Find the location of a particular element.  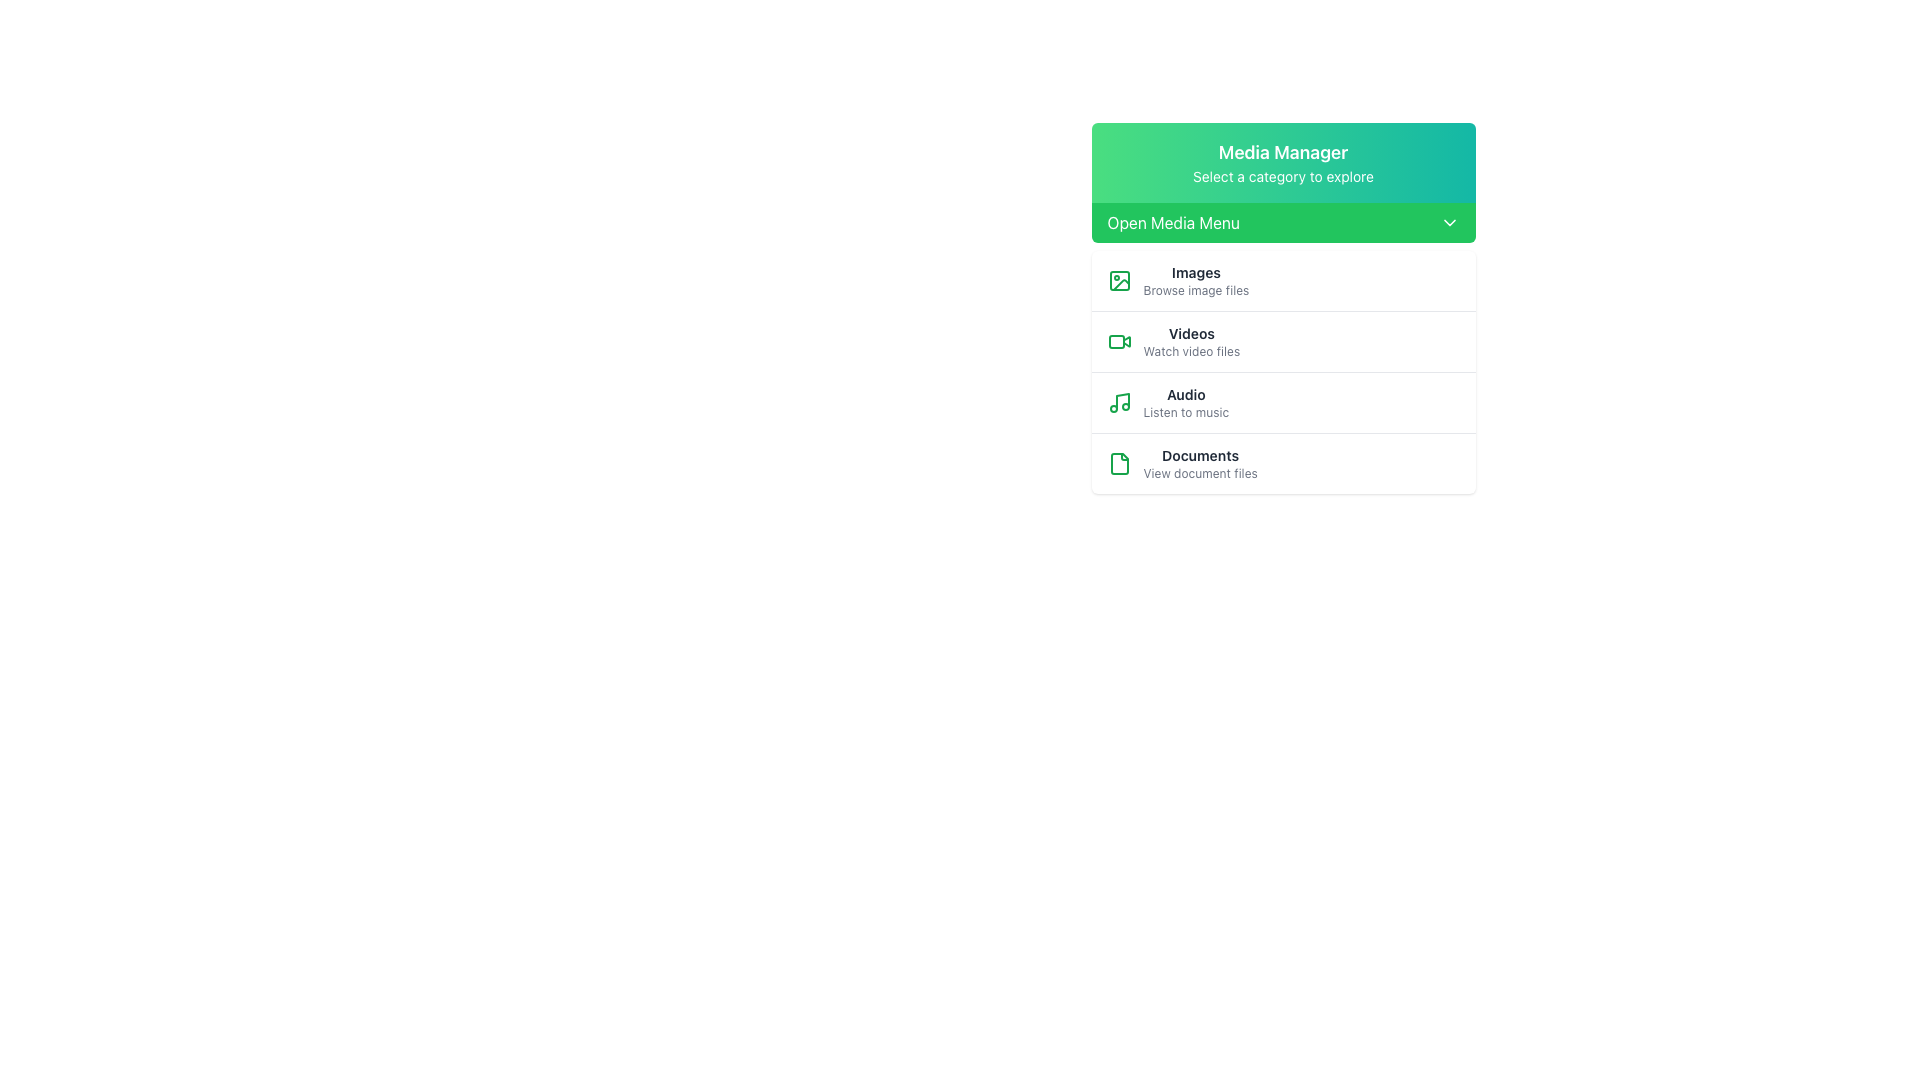

the text element labeled 'View document files' which is styled in a small, gray font and located below the bold label 'Documents' in the dropdown panel titled 'Media Manager' is located at coordinates (1200, 474).